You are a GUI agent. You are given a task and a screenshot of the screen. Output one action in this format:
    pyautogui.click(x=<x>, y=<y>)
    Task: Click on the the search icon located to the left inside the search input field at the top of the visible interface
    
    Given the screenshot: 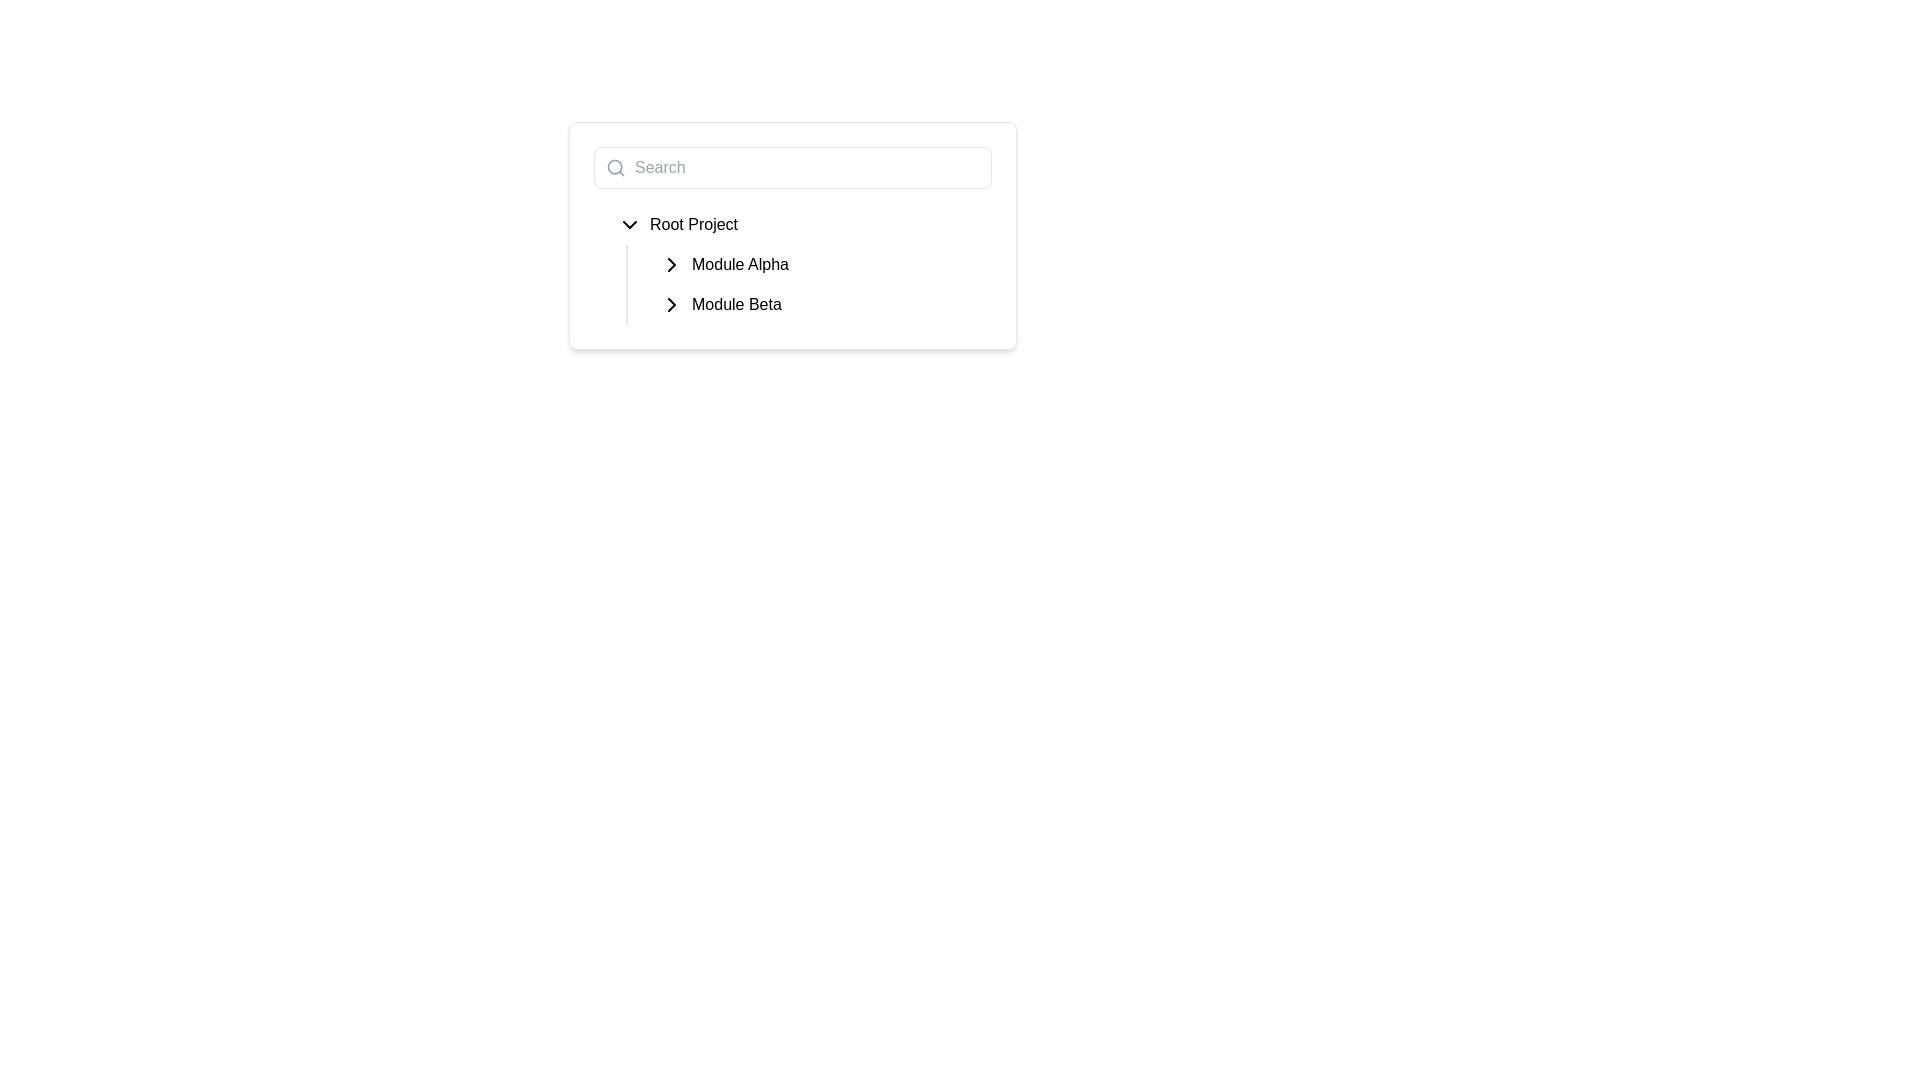 What is the action you would take?
    pyautogui.click(x=614, y=167)
    